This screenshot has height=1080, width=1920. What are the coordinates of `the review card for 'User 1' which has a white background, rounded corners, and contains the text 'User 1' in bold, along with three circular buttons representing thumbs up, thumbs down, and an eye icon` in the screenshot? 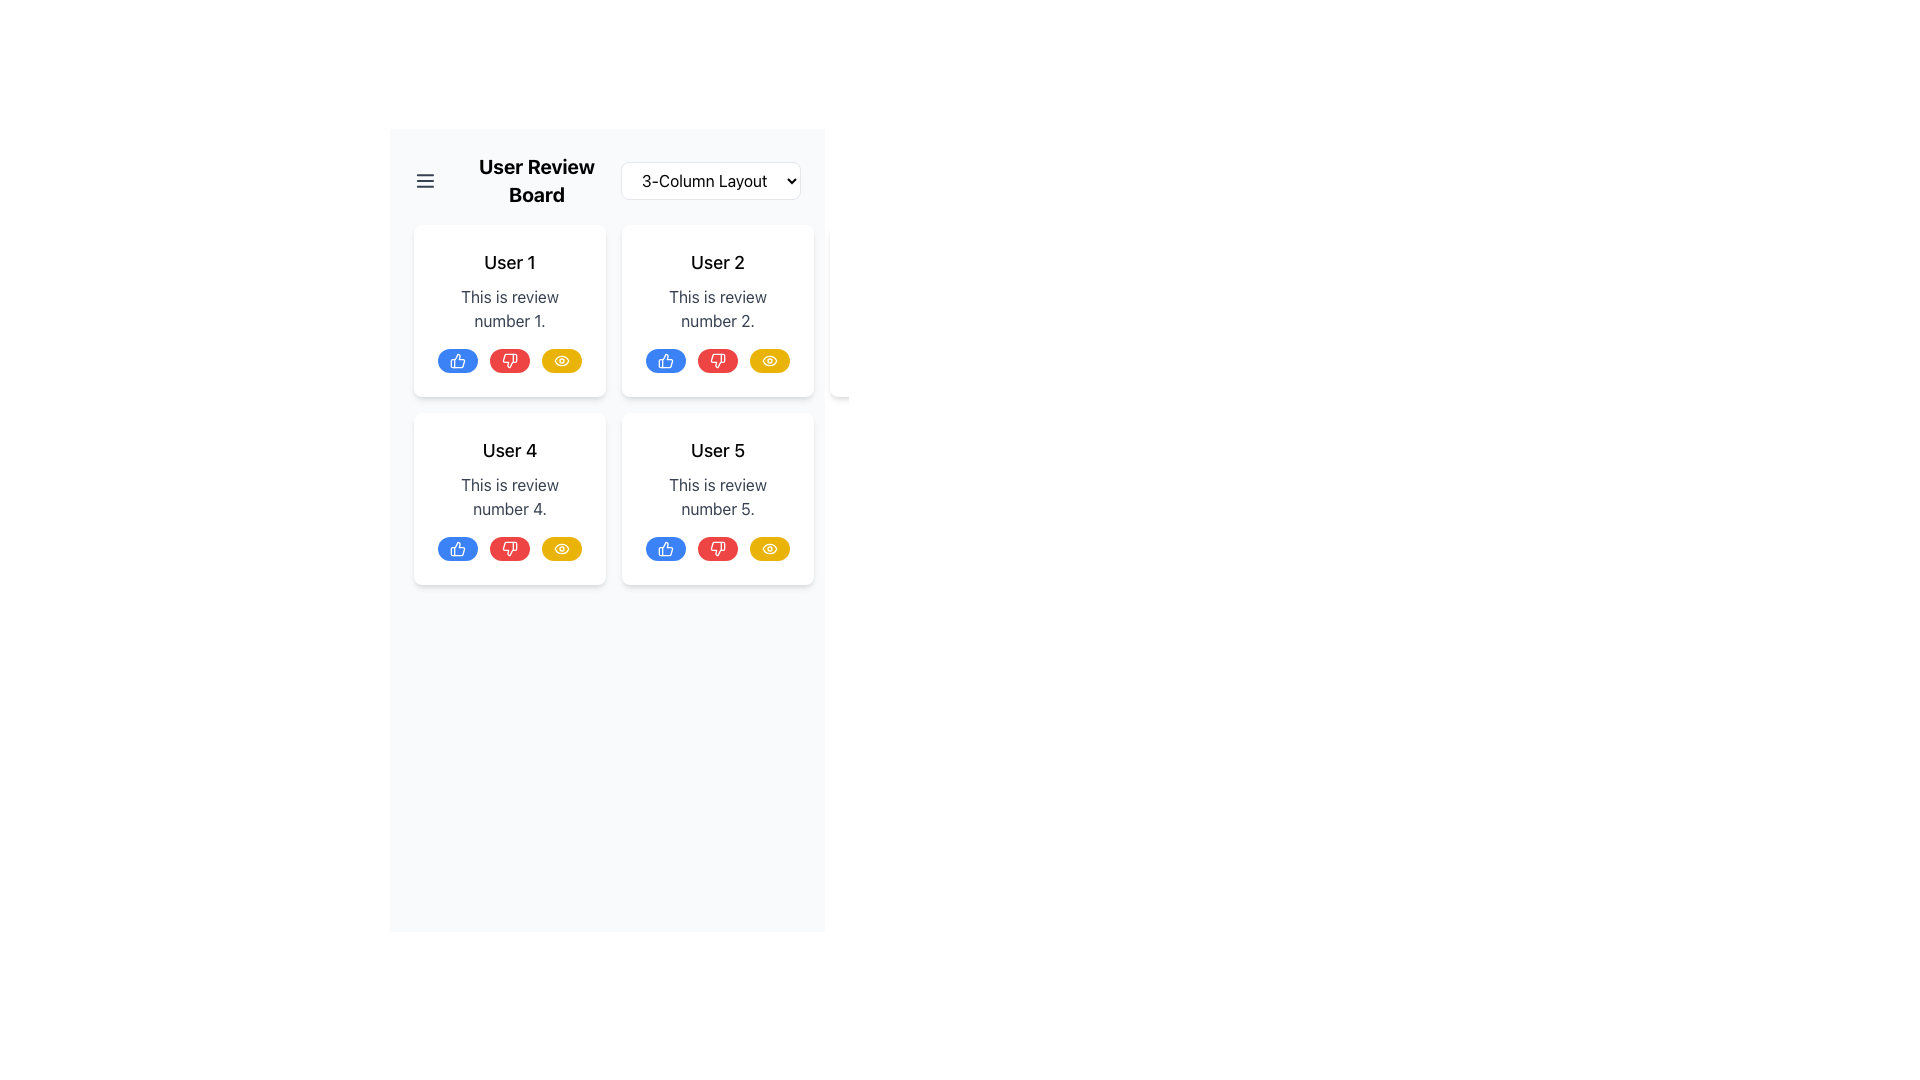 It's located at (509, 311).